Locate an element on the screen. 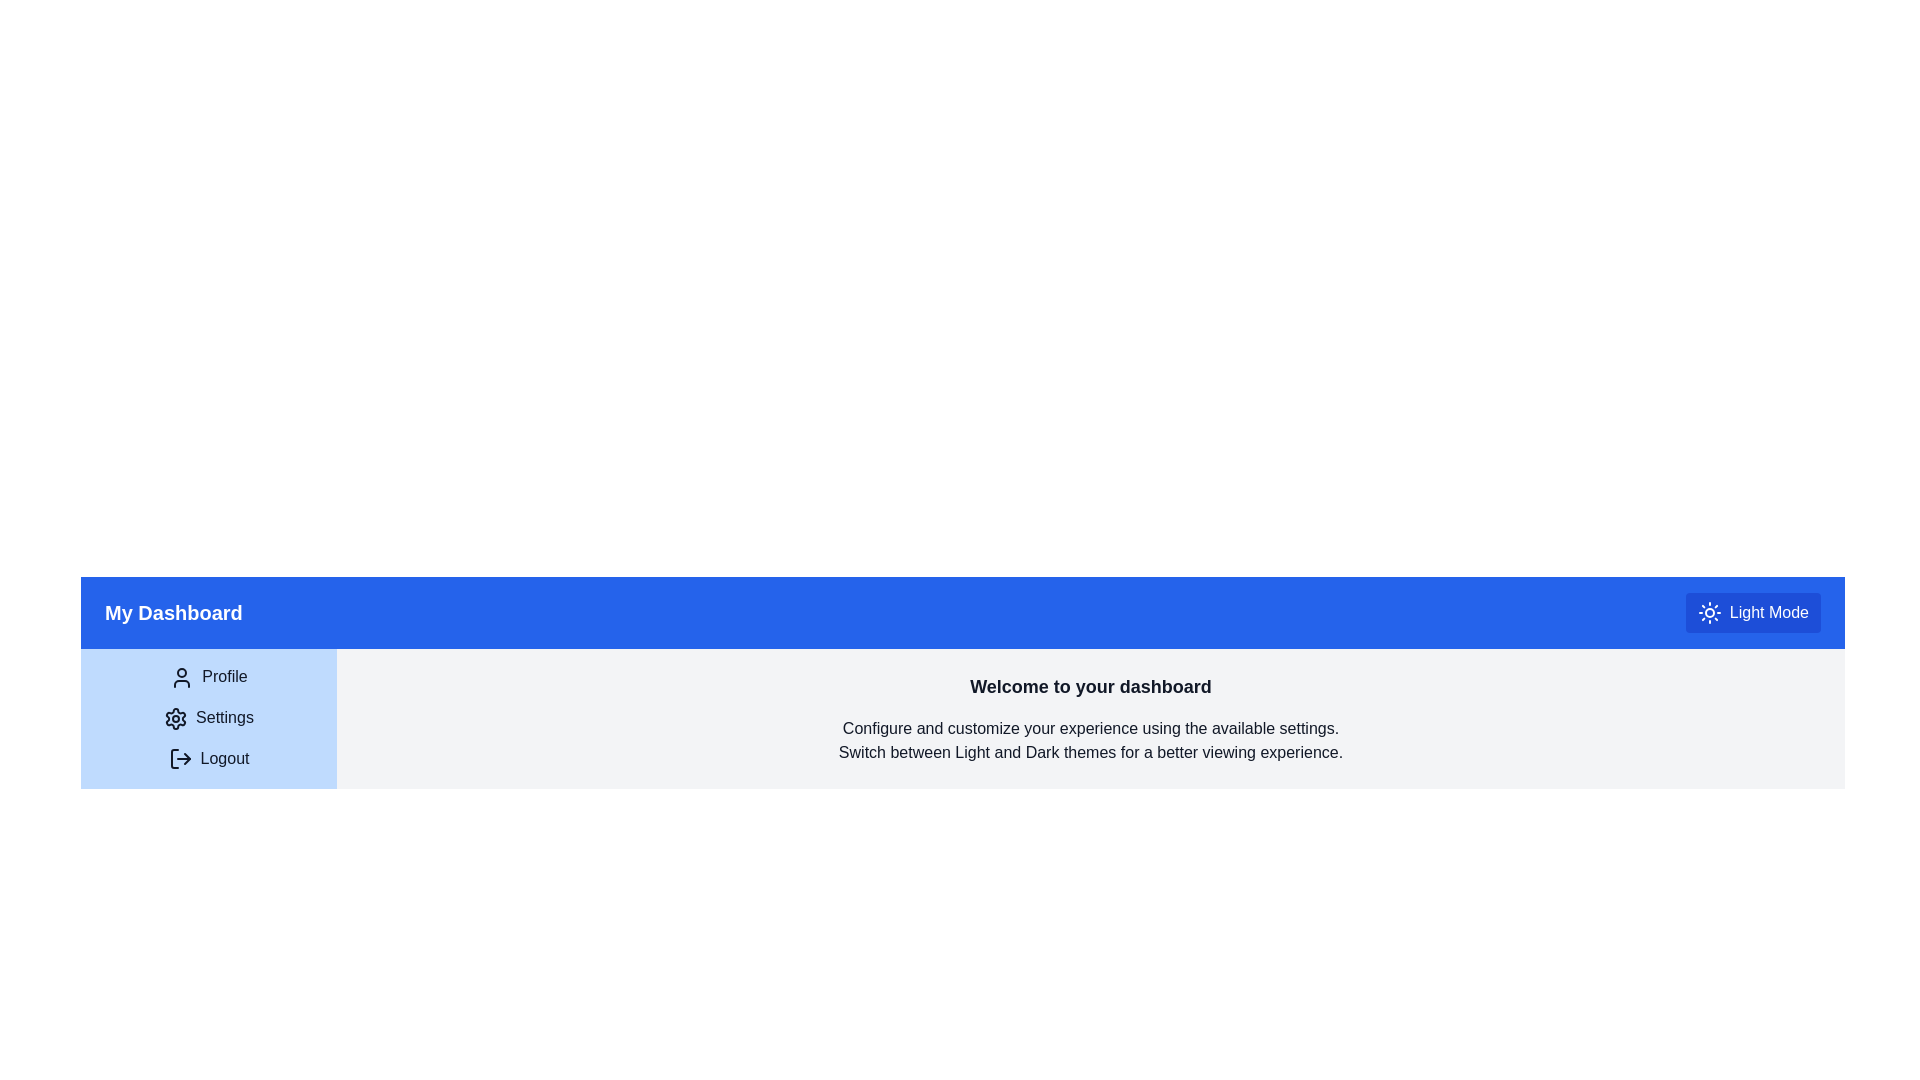  the 'Settings' icon located in the left-hand sidebar menu, positioned to the right of the 'Profile' option and above the 'Logout' option is located at coordinates (176, 717).